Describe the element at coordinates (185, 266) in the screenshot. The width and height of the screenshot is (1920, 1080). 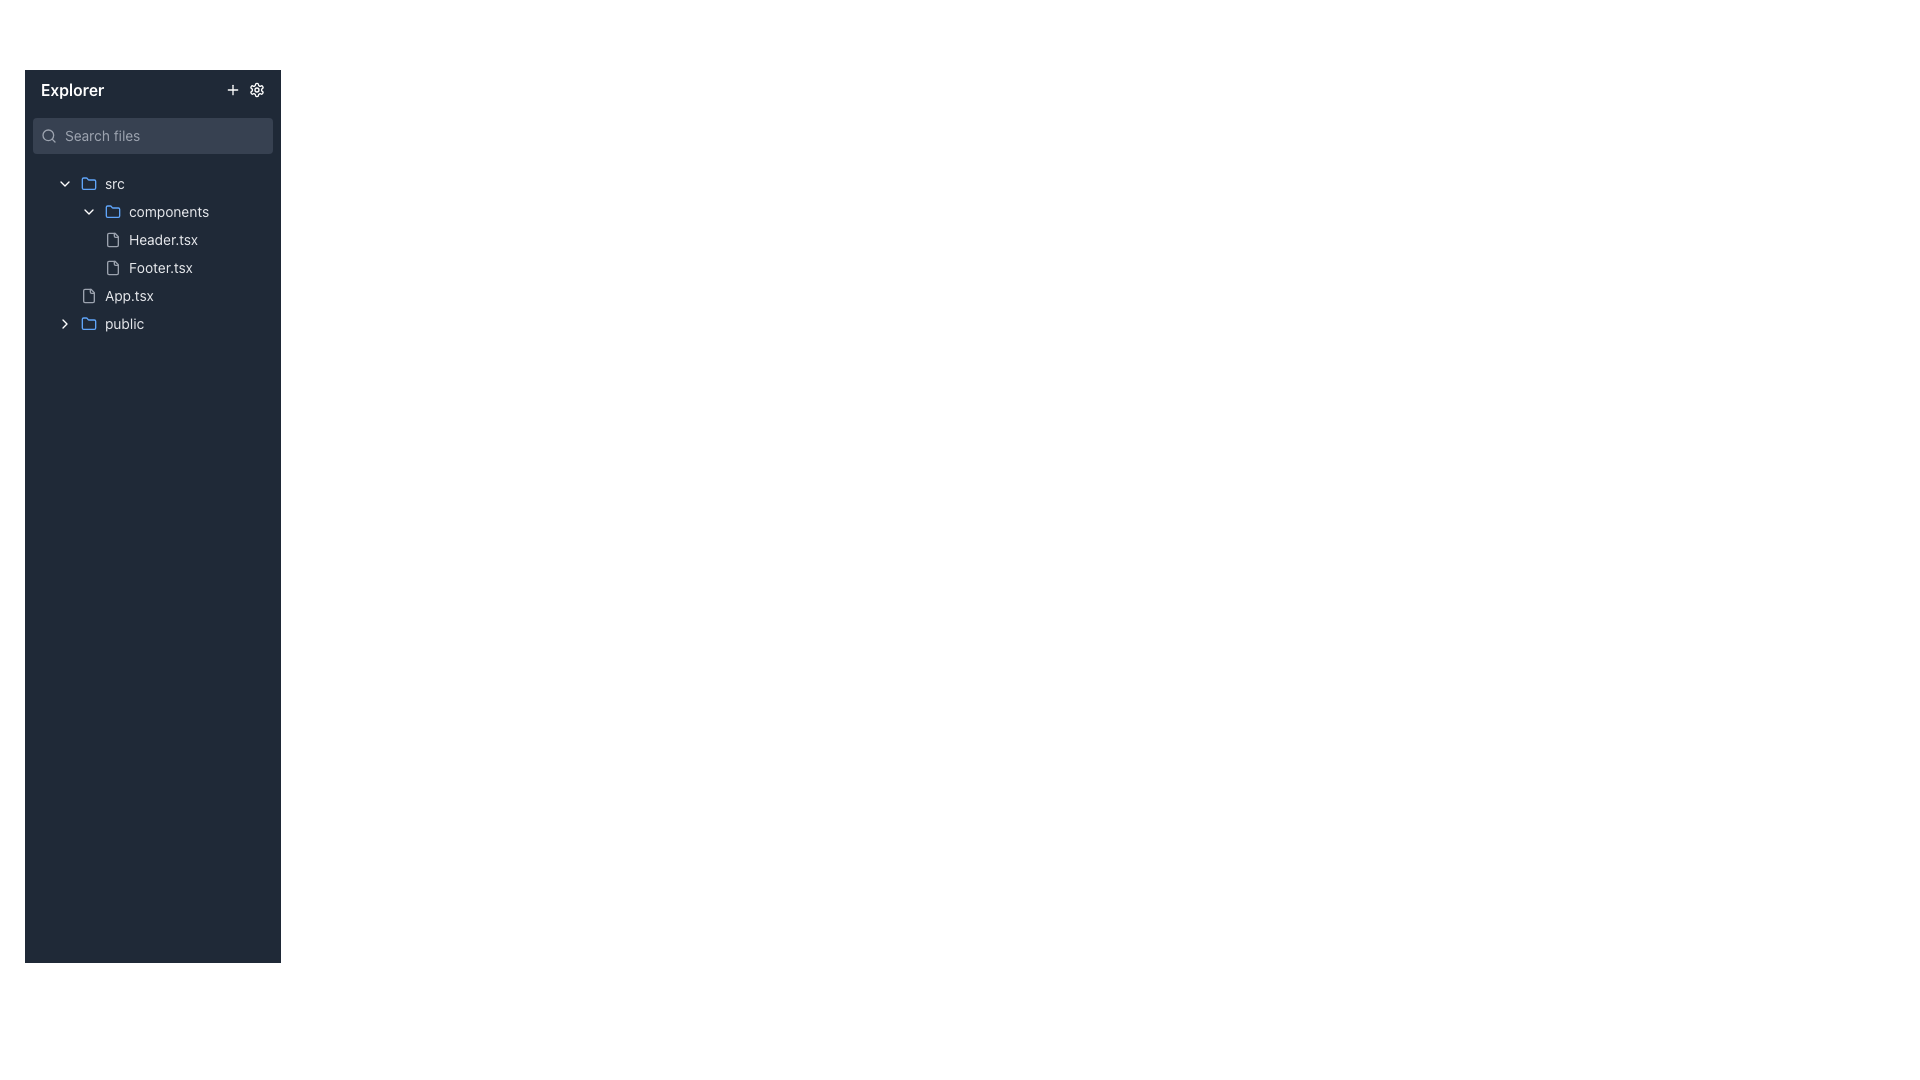
I see `the file item labeled 'Footer.tsx' in the file explorer UI to possibly highlight or preview it` at that location.